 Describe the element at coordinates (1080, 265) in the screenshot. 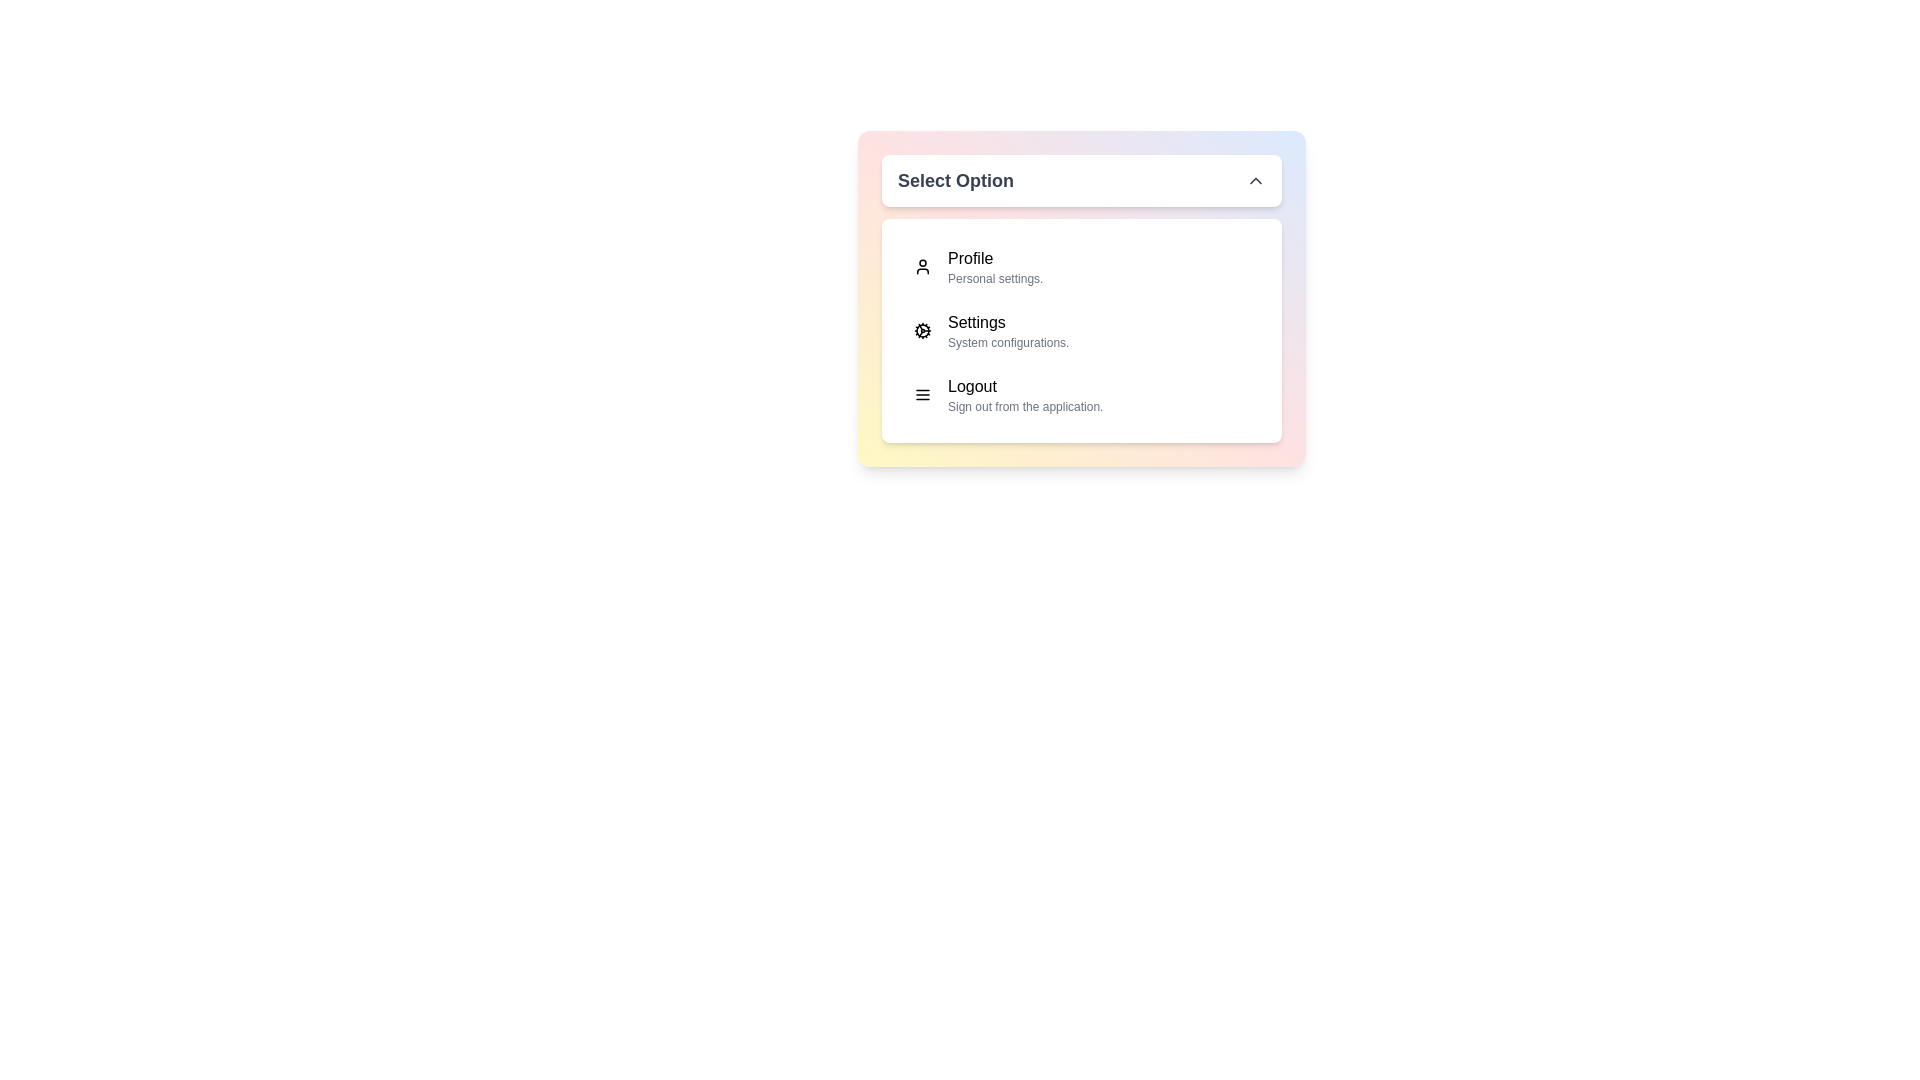

I see `the menu item corresponding to Profile to select it` at that location.